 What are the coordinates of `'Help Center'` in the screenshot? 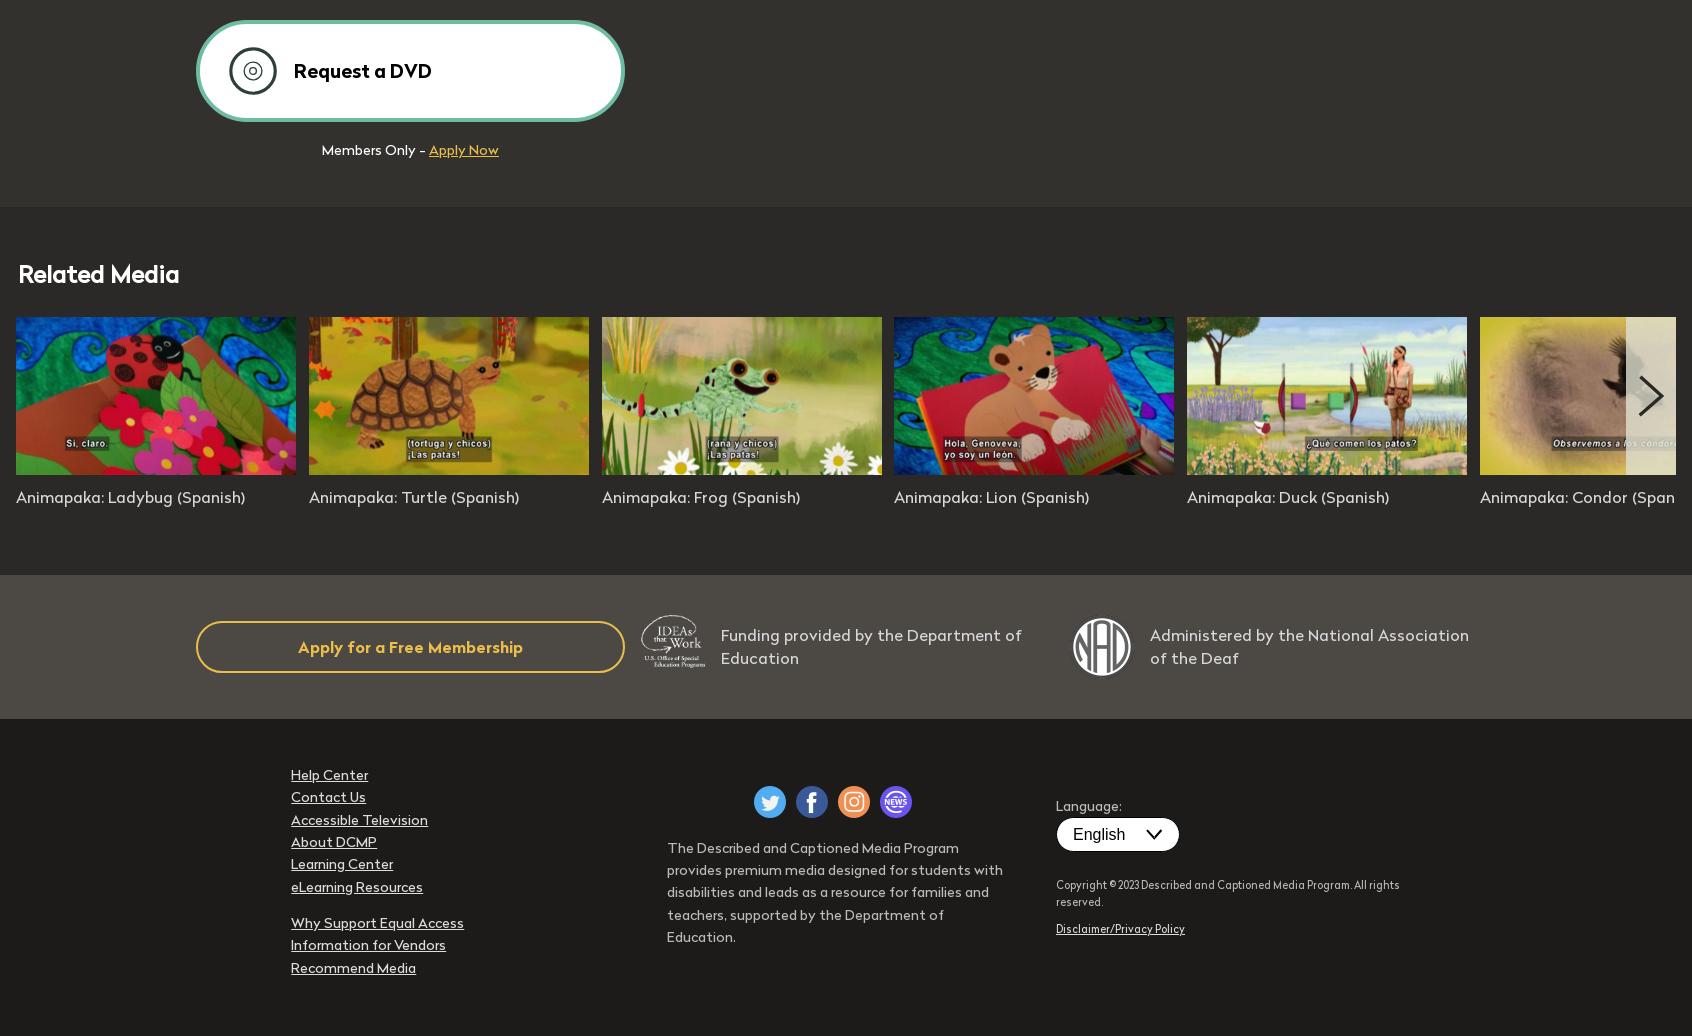 It's located at (328, 773).